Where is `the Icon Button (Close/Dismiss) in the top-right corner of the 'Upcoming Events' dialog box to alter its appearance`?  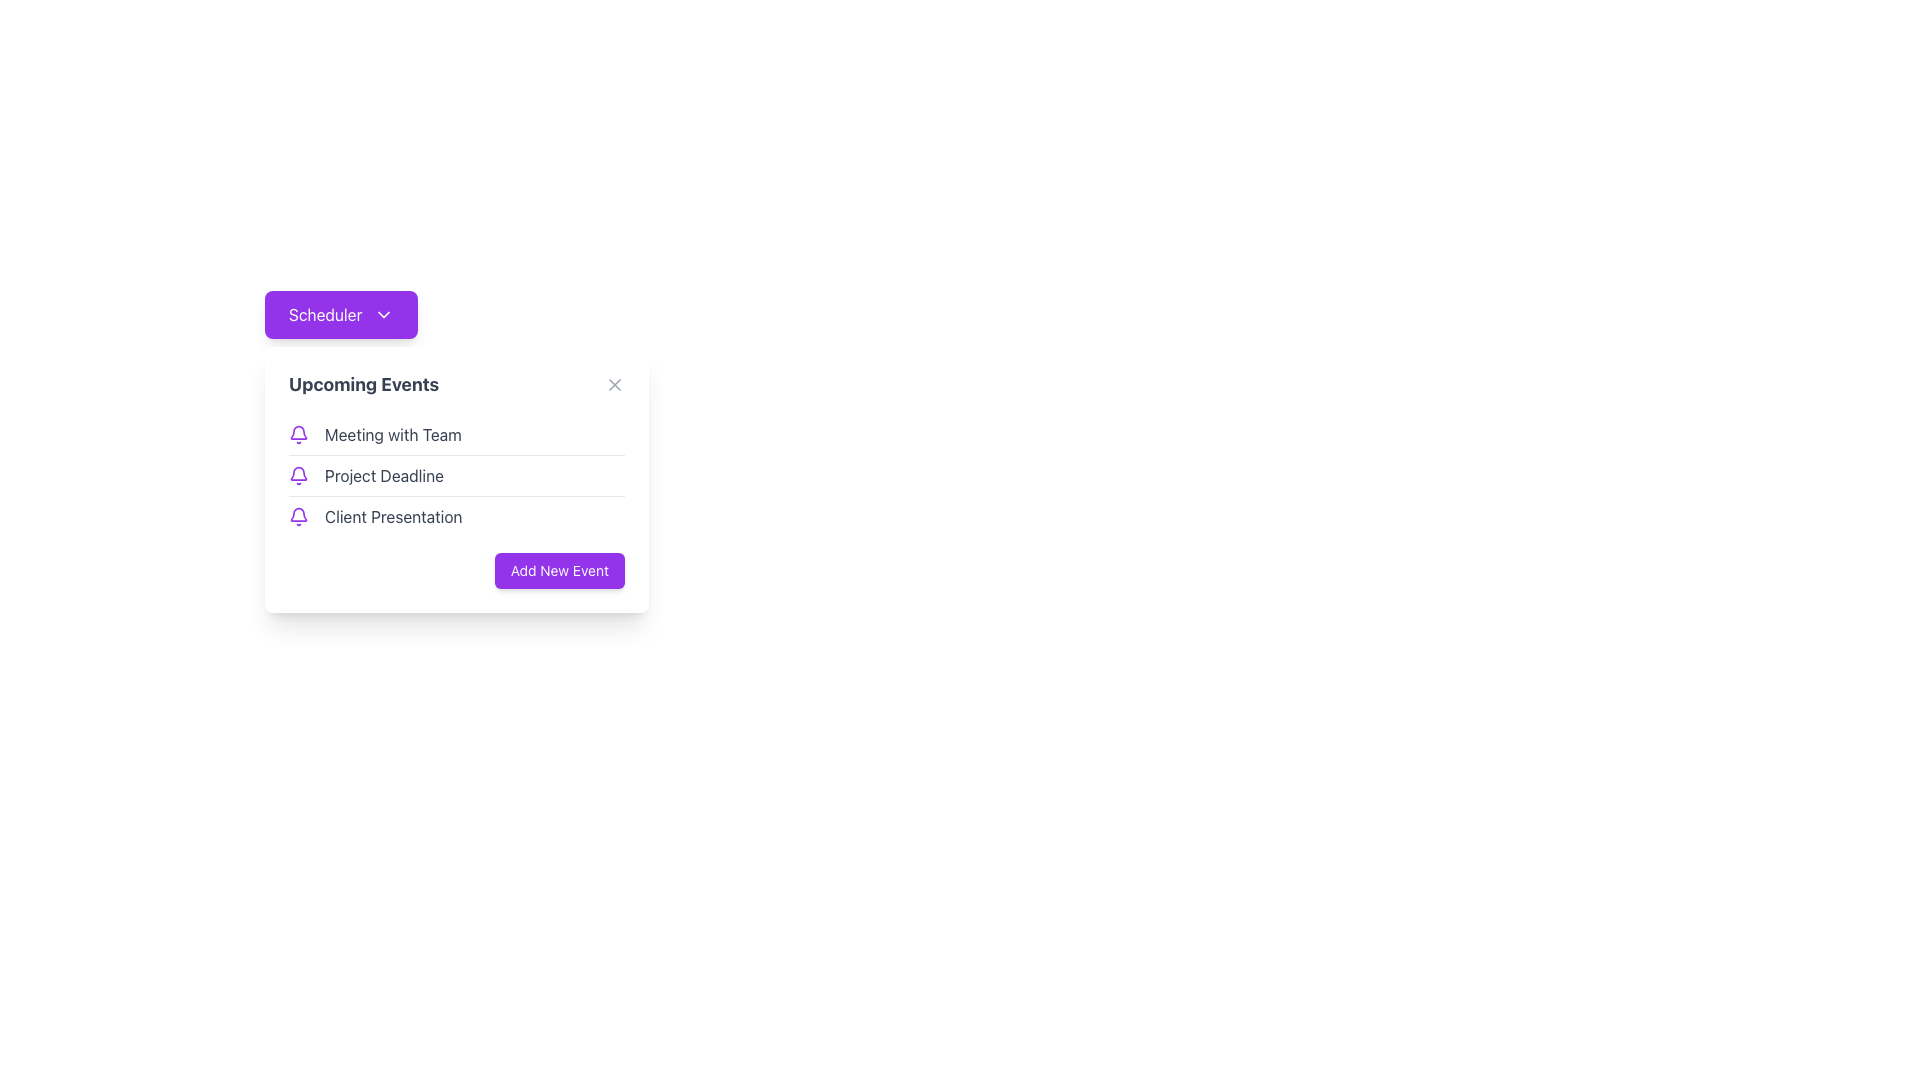
the Icon Button (Close/Dismiss) in the top-right corner of the 'Upcoming Events' dialog box to alter its appearance is located at coordinates (613, 385).